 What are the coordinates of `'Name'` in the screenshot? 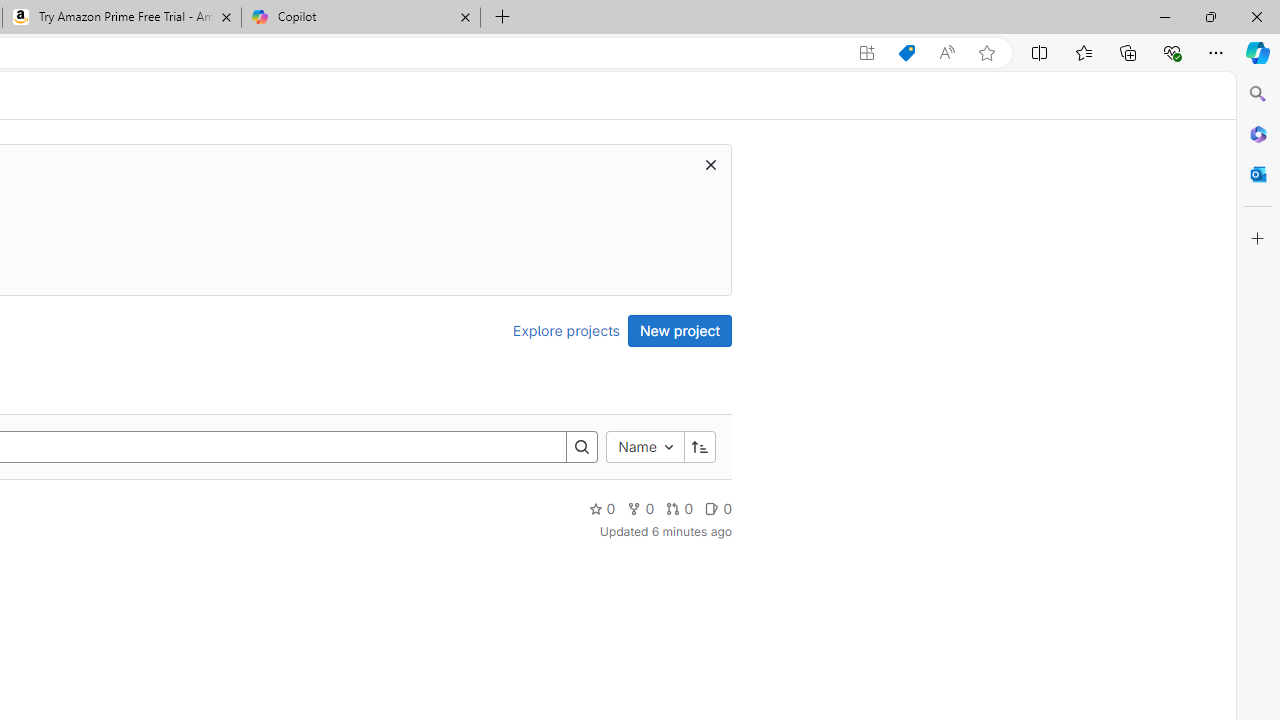 It's located at (645, 445).